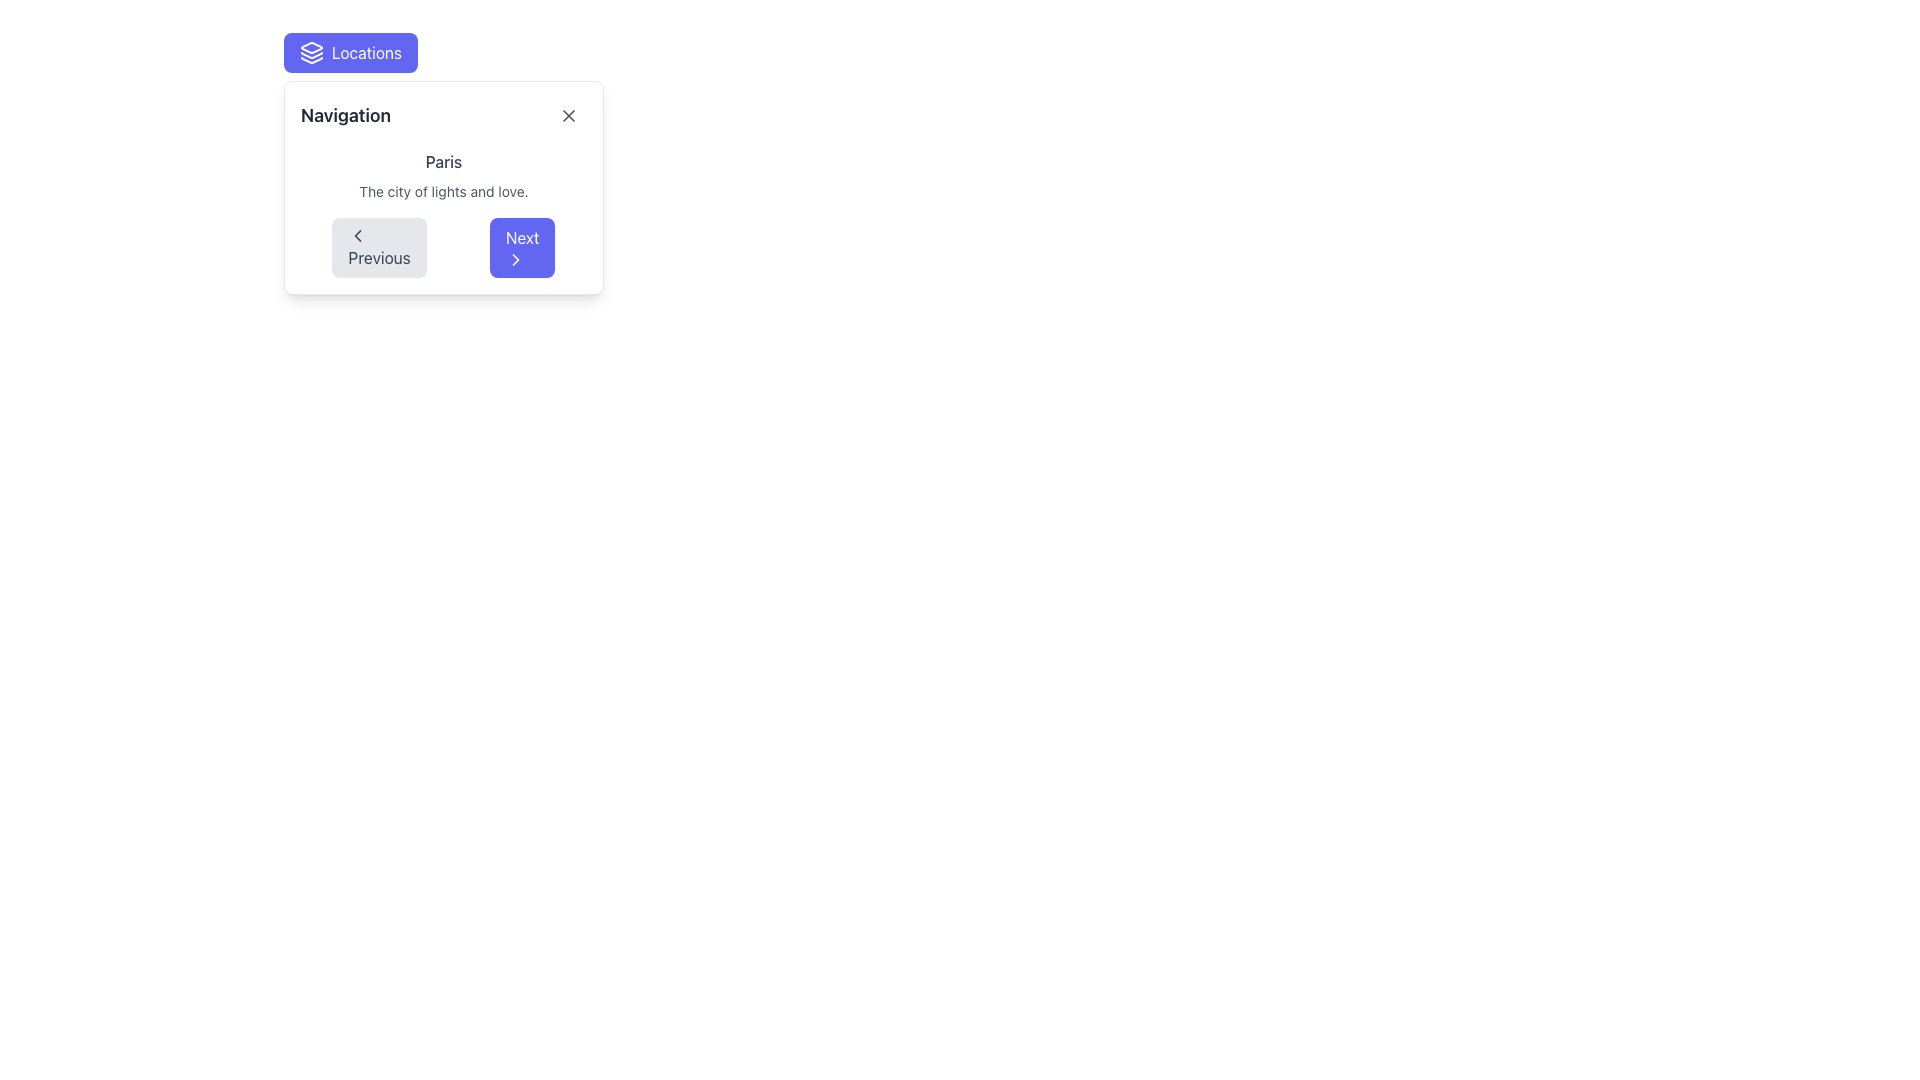 Image resolution: width=1920 pixels, height=1080 pixels. Describe the element at coordinates (515, 258) in the screenshot. I see `the decorative SVG icon within the 'Next' button located in the lower-right of the 'Navigation' panel` at that location.